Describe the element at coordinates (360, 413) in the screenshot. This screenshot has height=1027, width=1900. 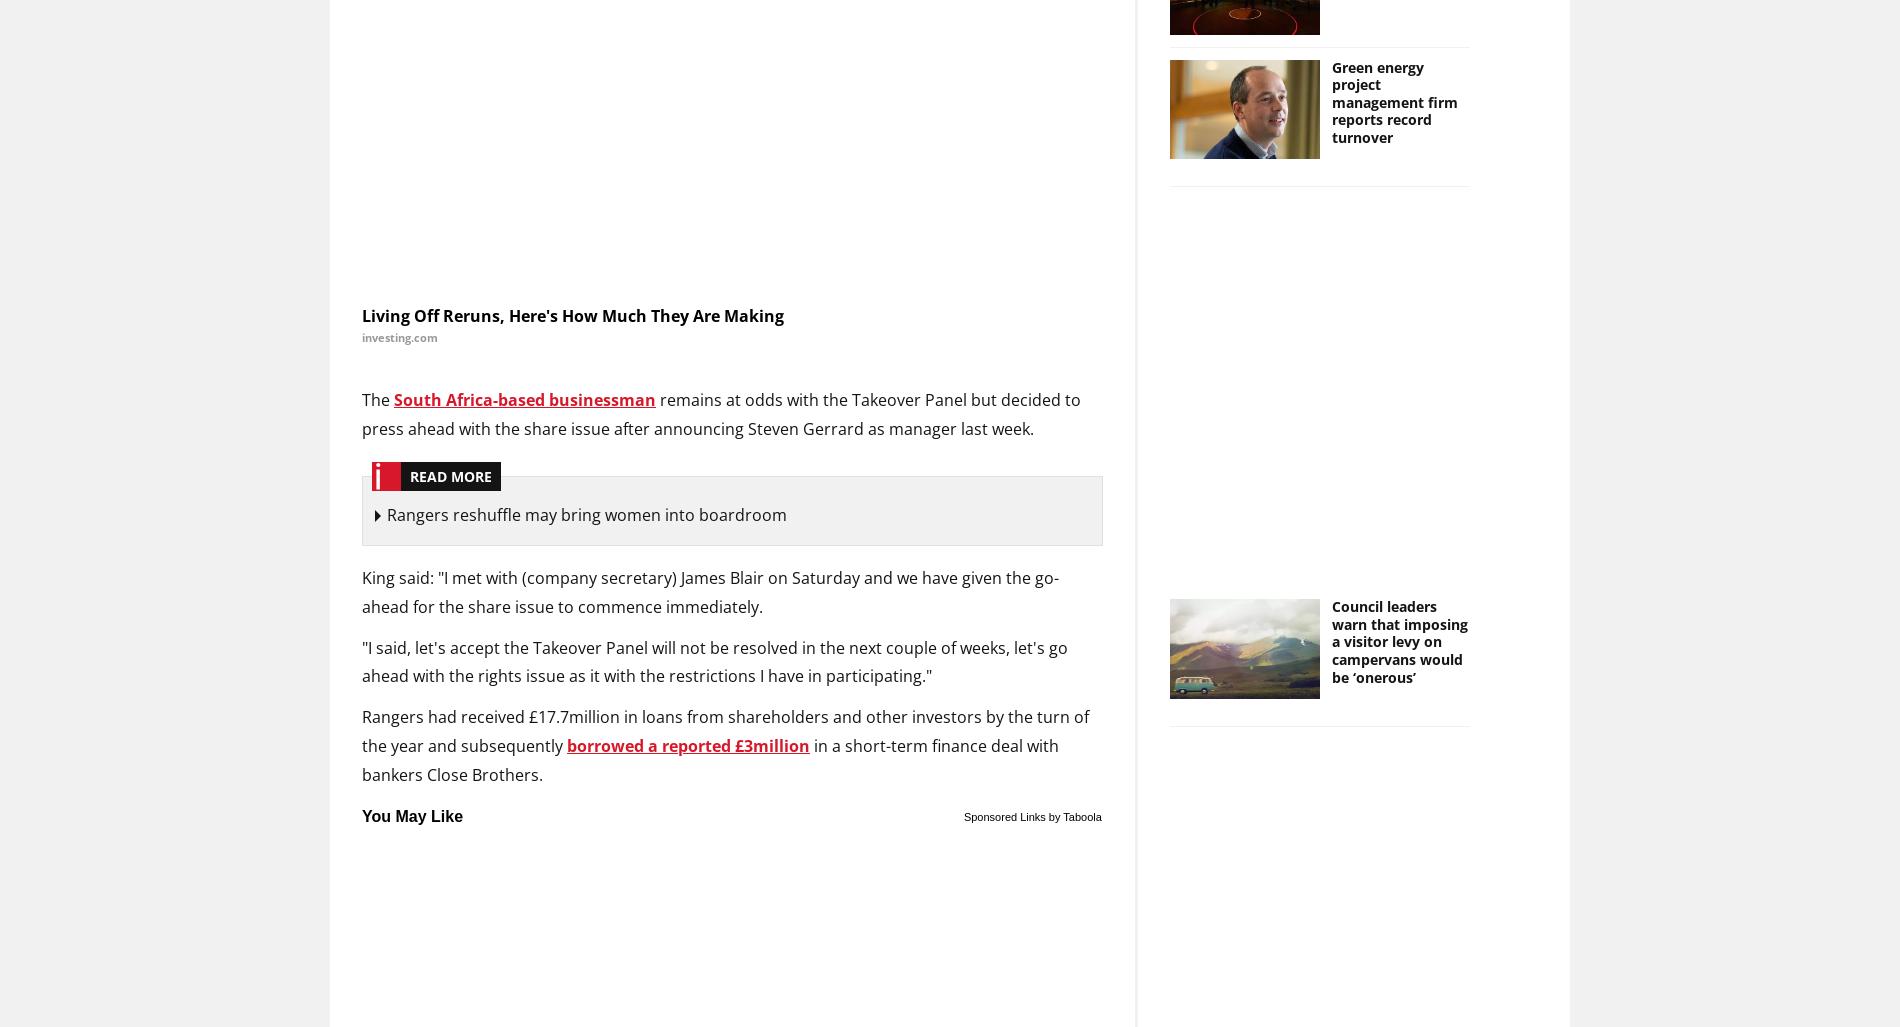
I see `'remains at odds with the Takeover Panel but decided to press ahead with the share issue after announcing Steven Gerrard as manager last week.'` at that location.